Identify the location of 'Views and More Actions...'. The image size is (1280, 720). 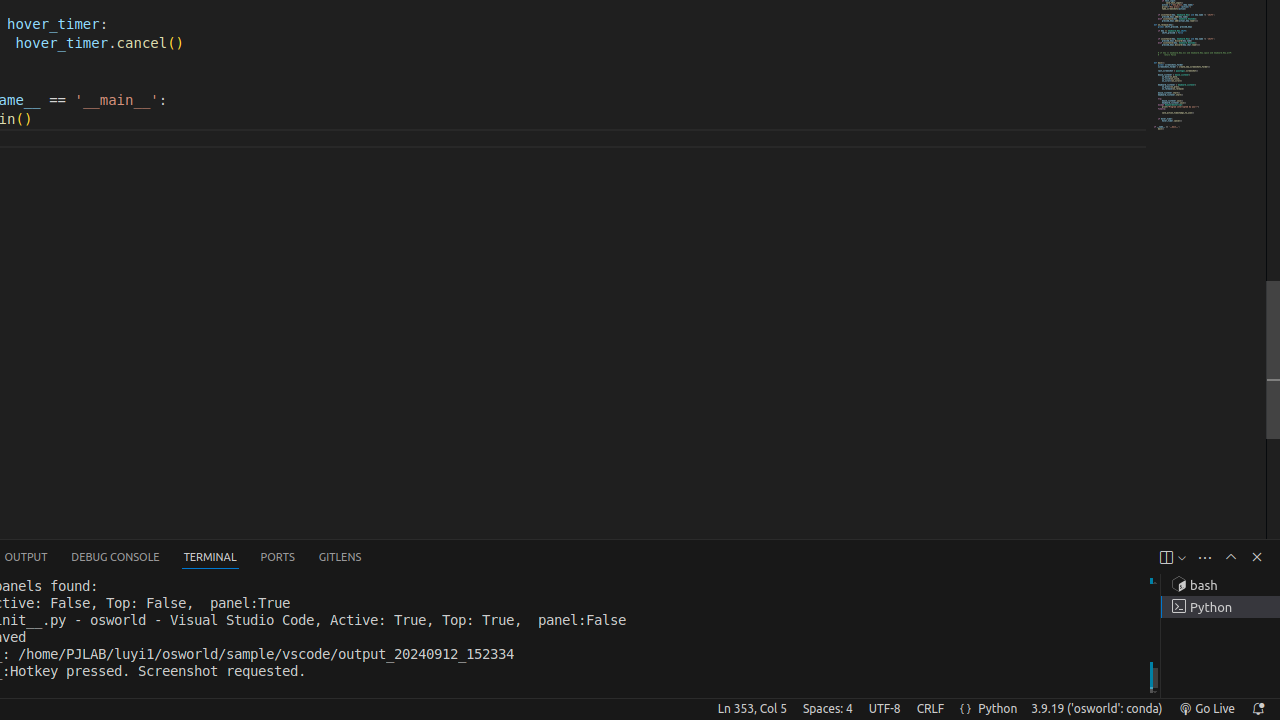
(1203, 557).